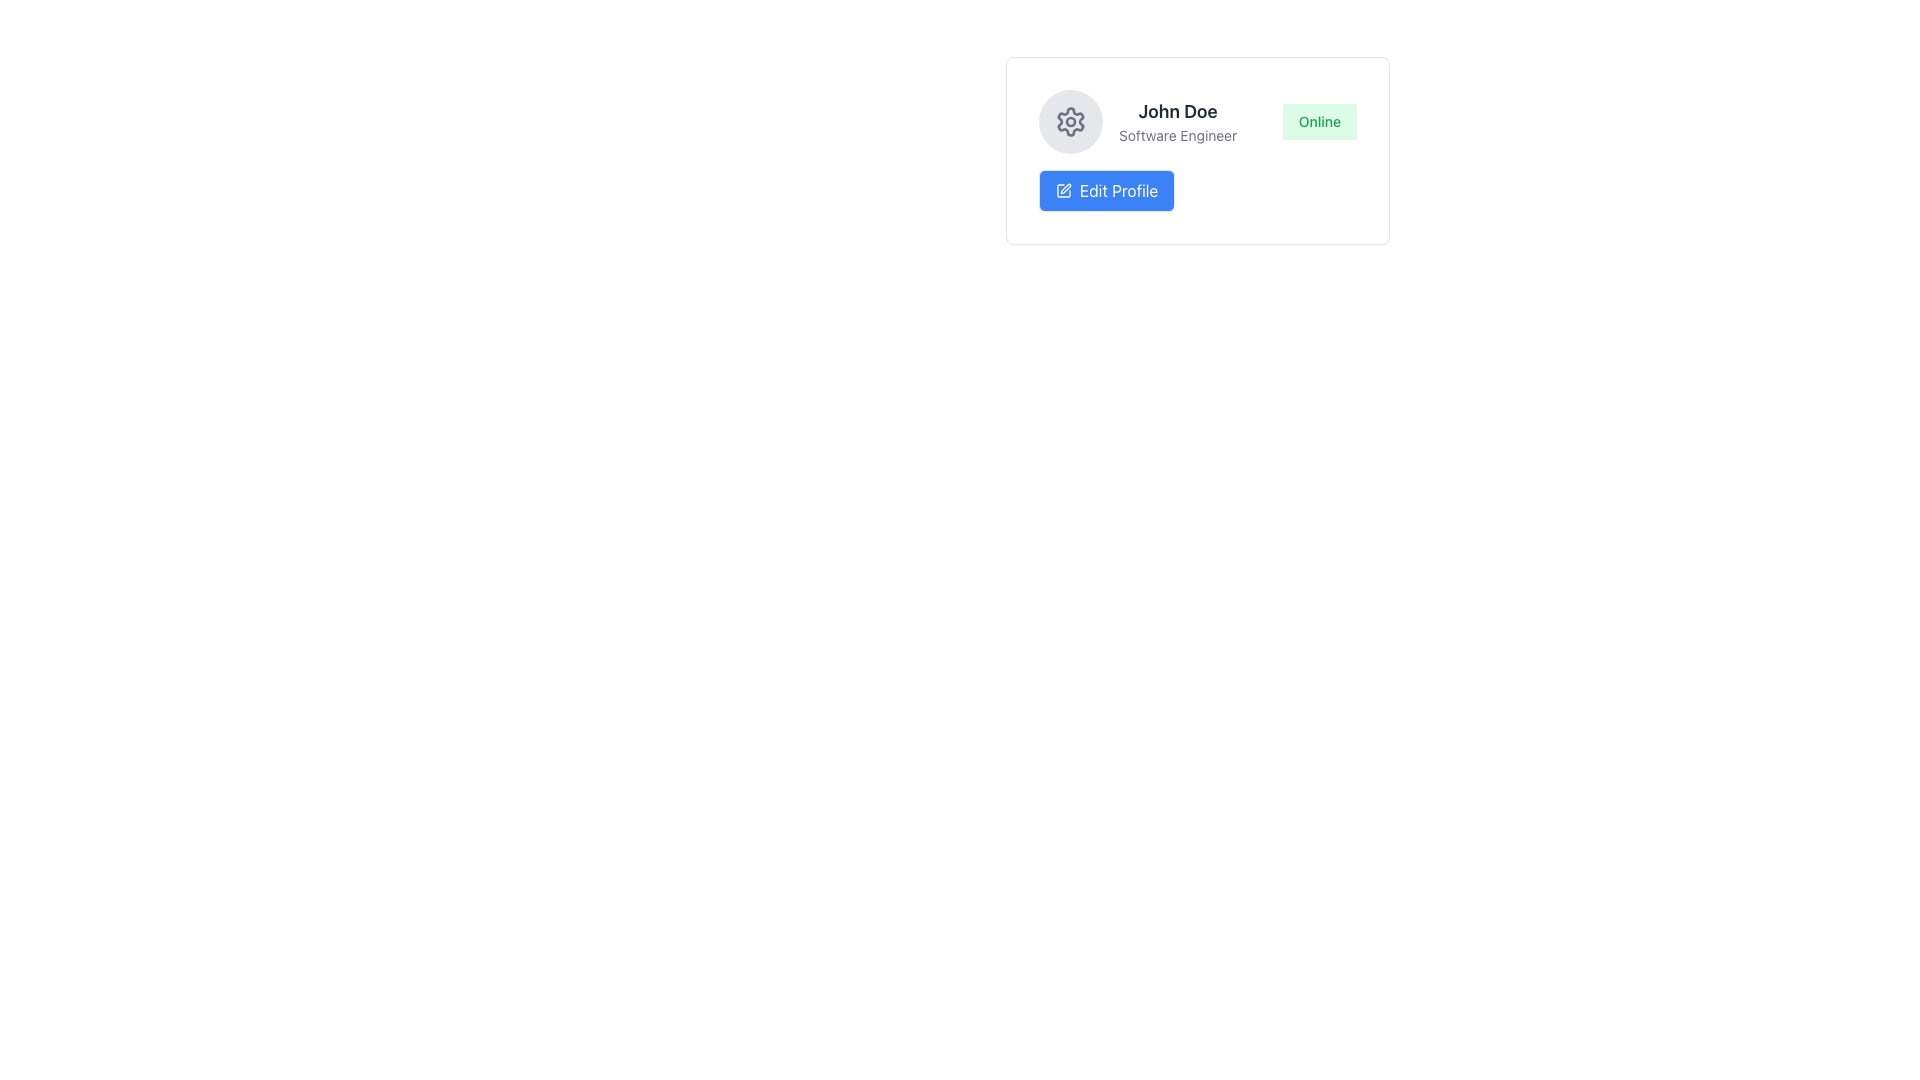 The height and width of the screenshot is (1080, 1920). Describe the element at coordinates (1069, 122) in the screenshot. I see `the user profile icon or button located at the top-left corner of the profile display section` at that location.